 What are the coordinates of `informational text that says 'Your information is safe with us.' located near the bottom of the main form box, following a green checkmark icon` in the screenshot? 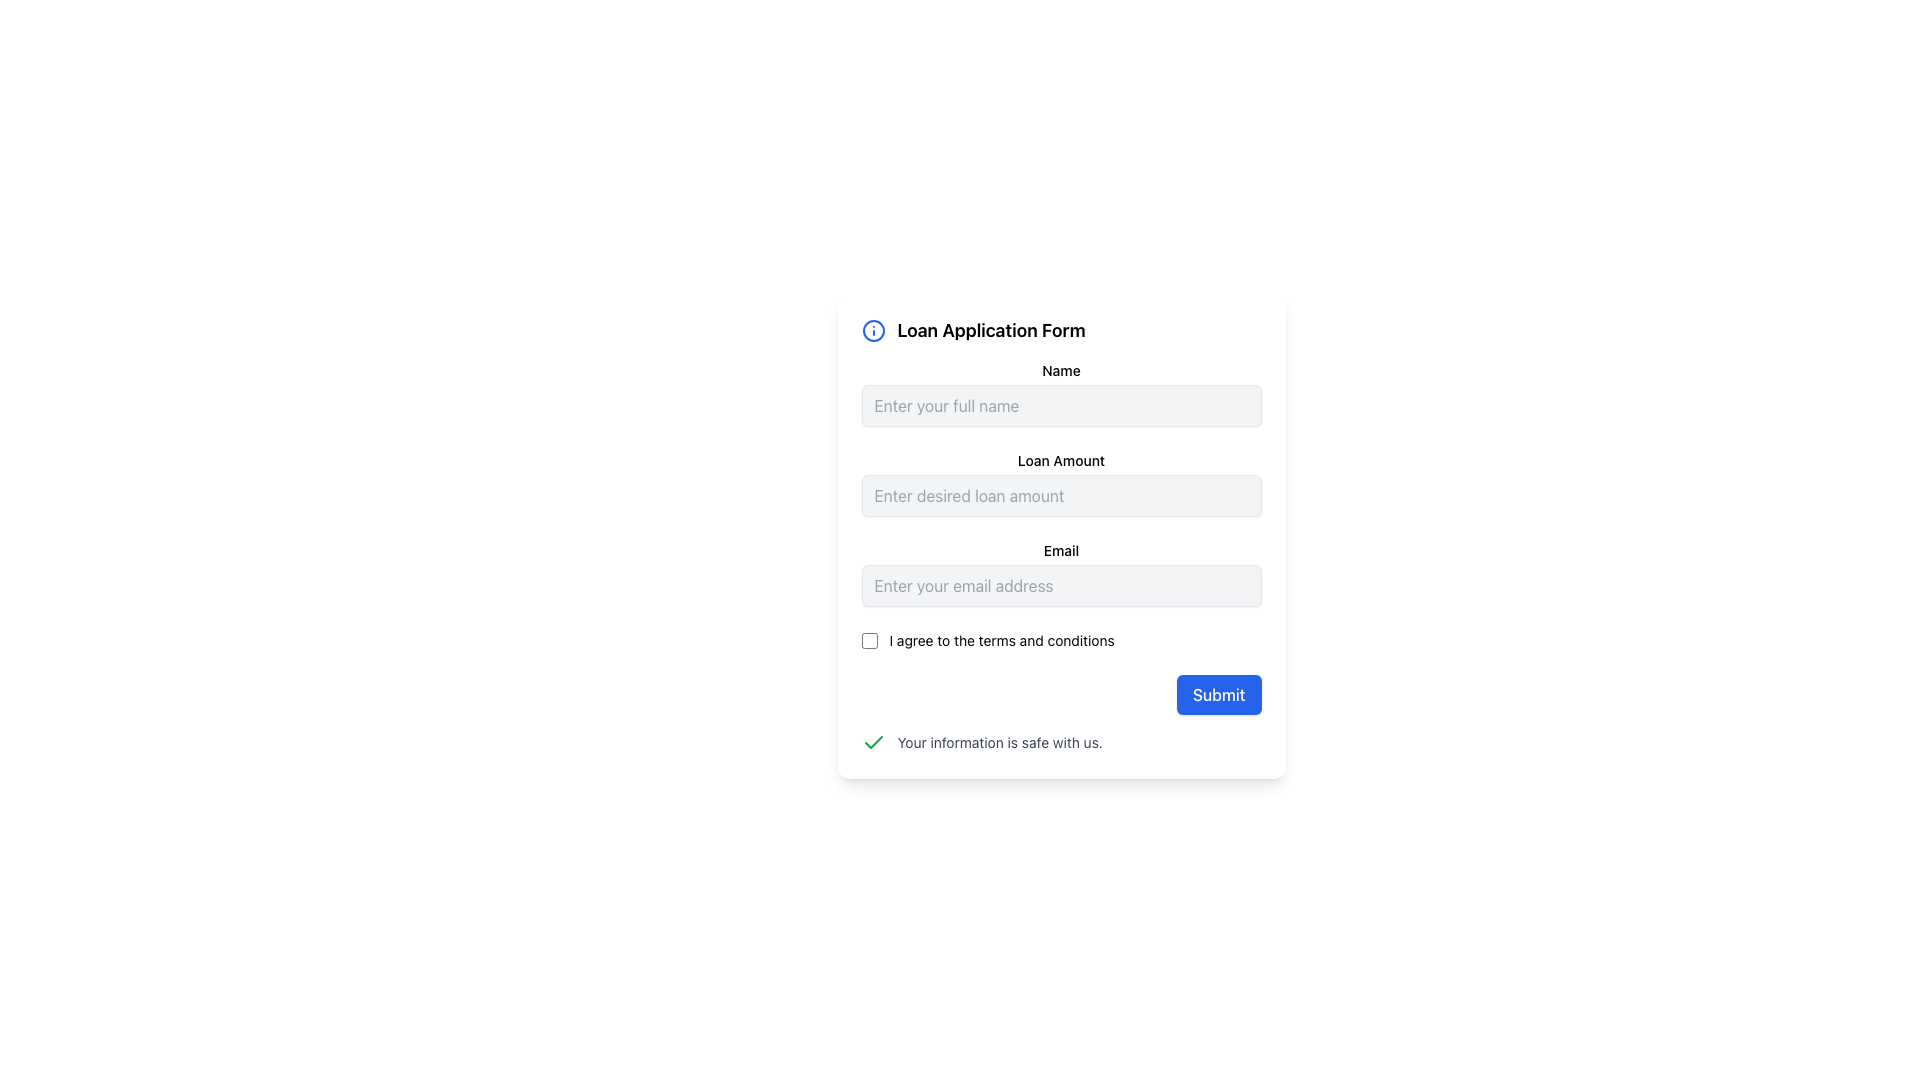 It's located at (1000, 743).